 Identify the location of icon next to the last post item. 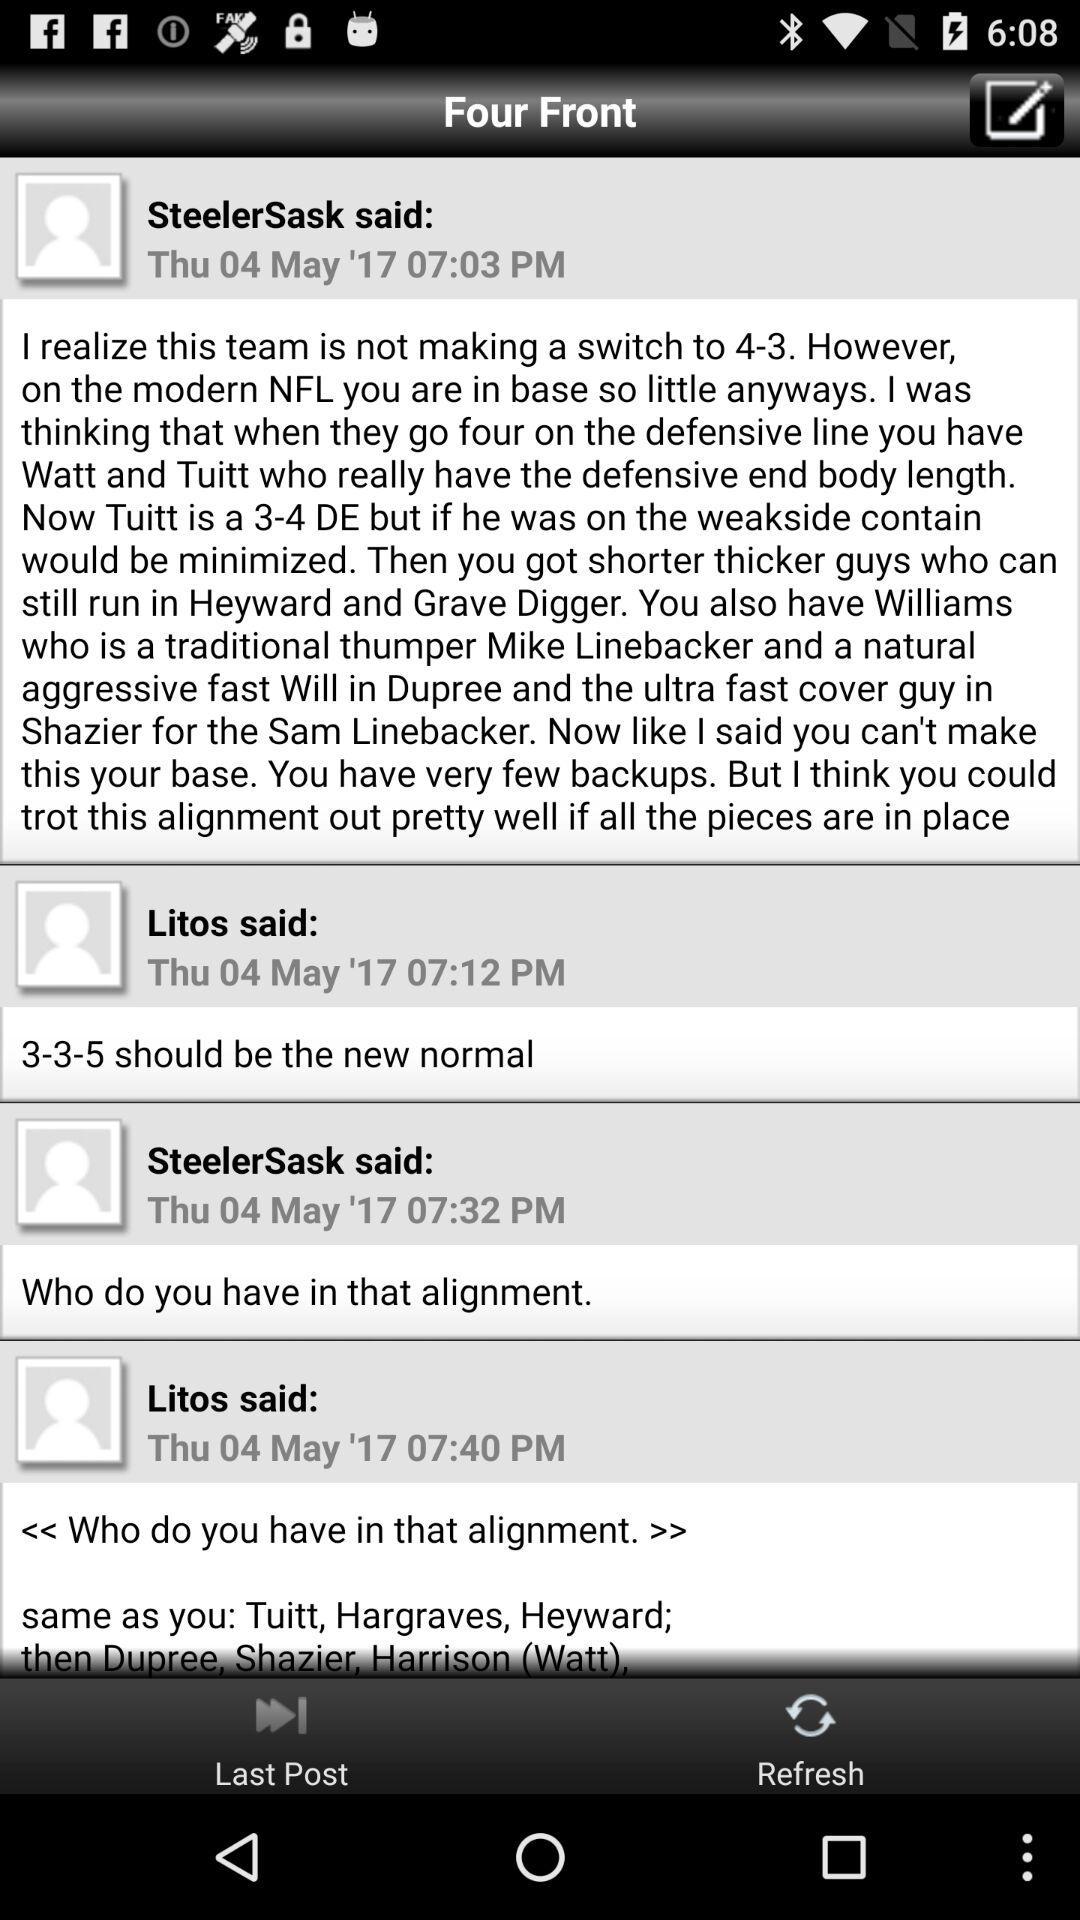
(811, 1735).